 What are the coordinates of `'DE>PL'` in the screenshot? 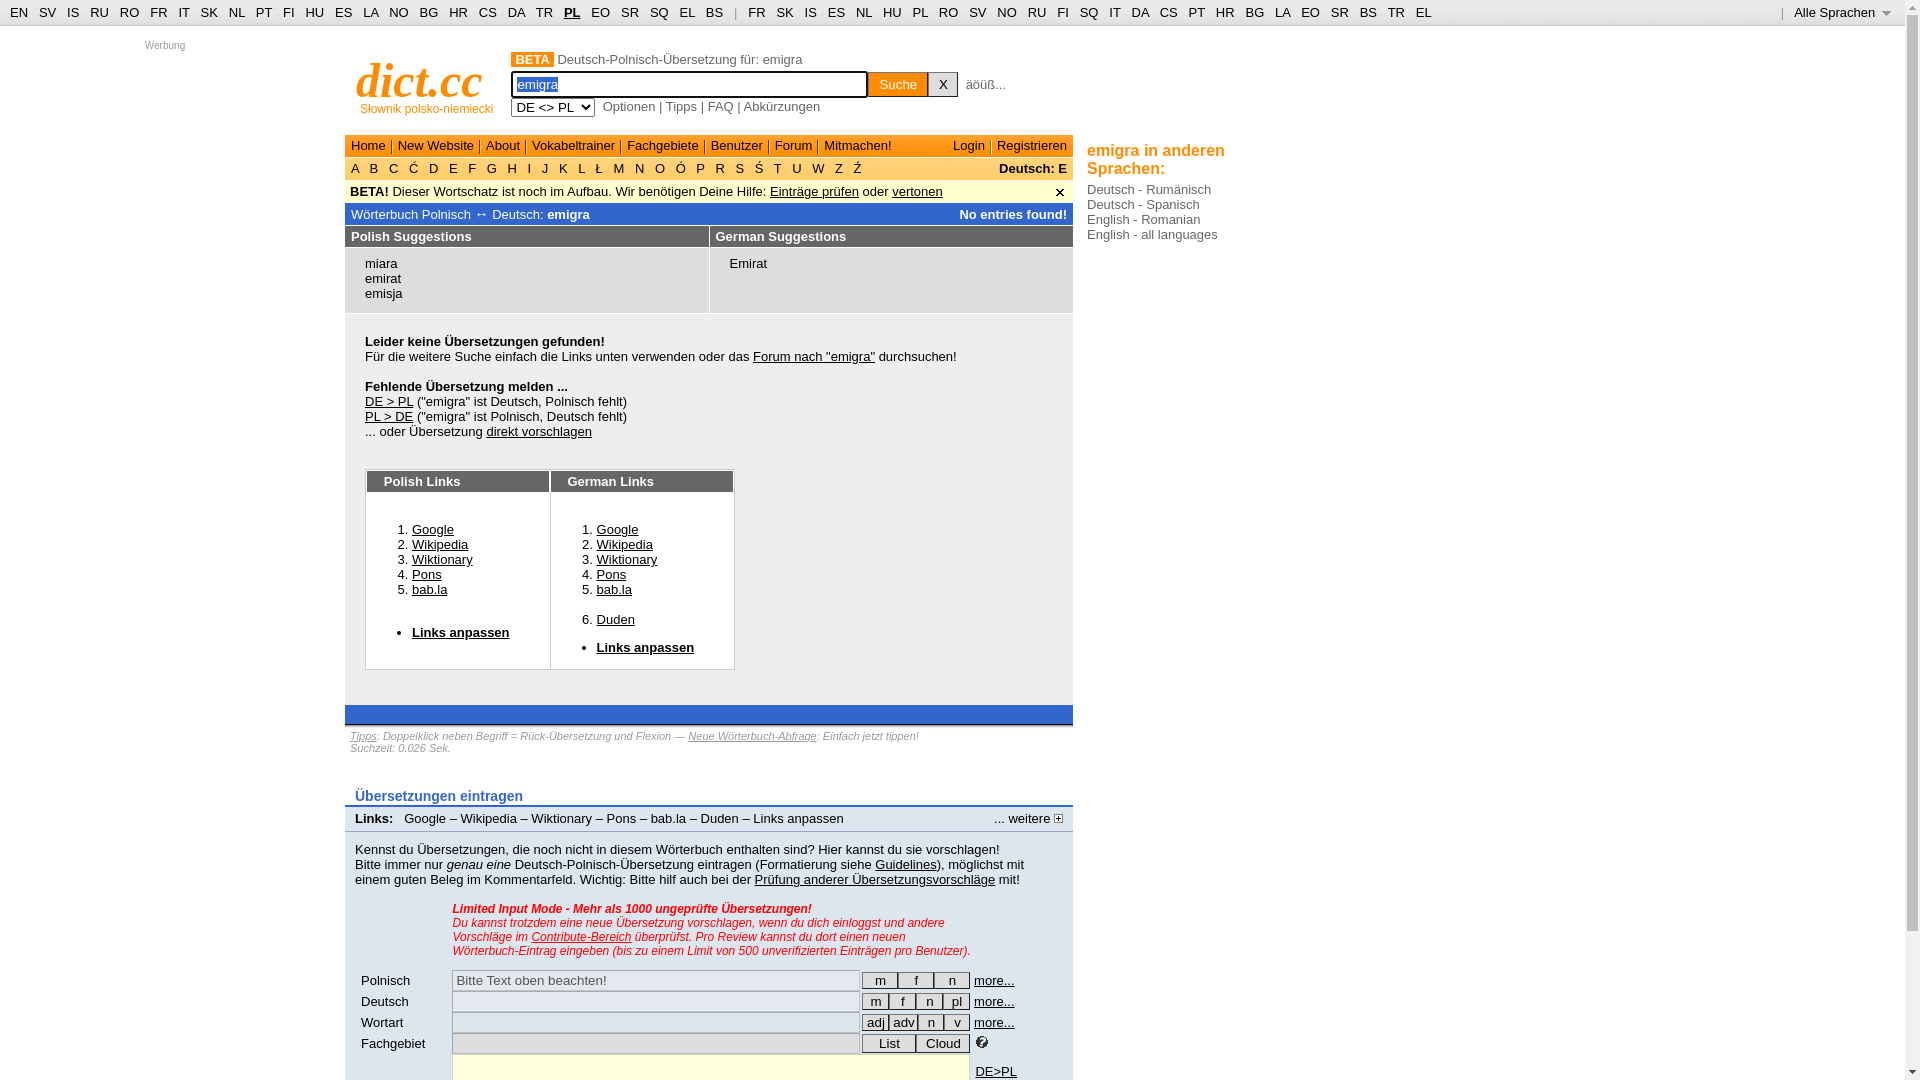 It's located at (996, 1070).